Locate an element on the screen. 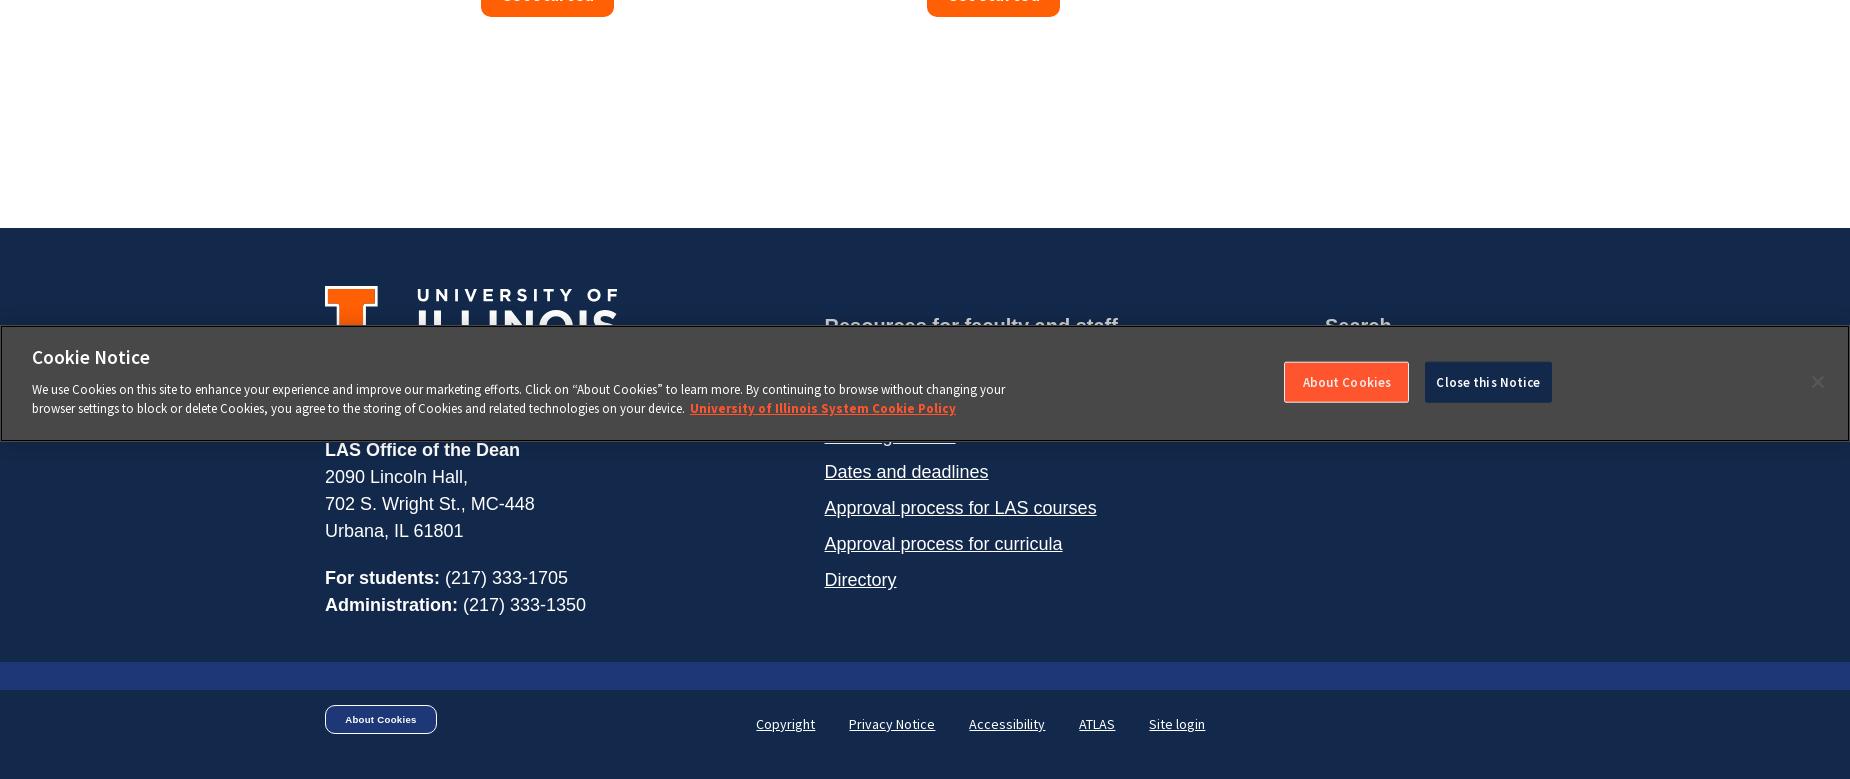 This screenshot has width=1850, height=779. 'Resources for faculty and staff' is located at coordinates (969, 326).